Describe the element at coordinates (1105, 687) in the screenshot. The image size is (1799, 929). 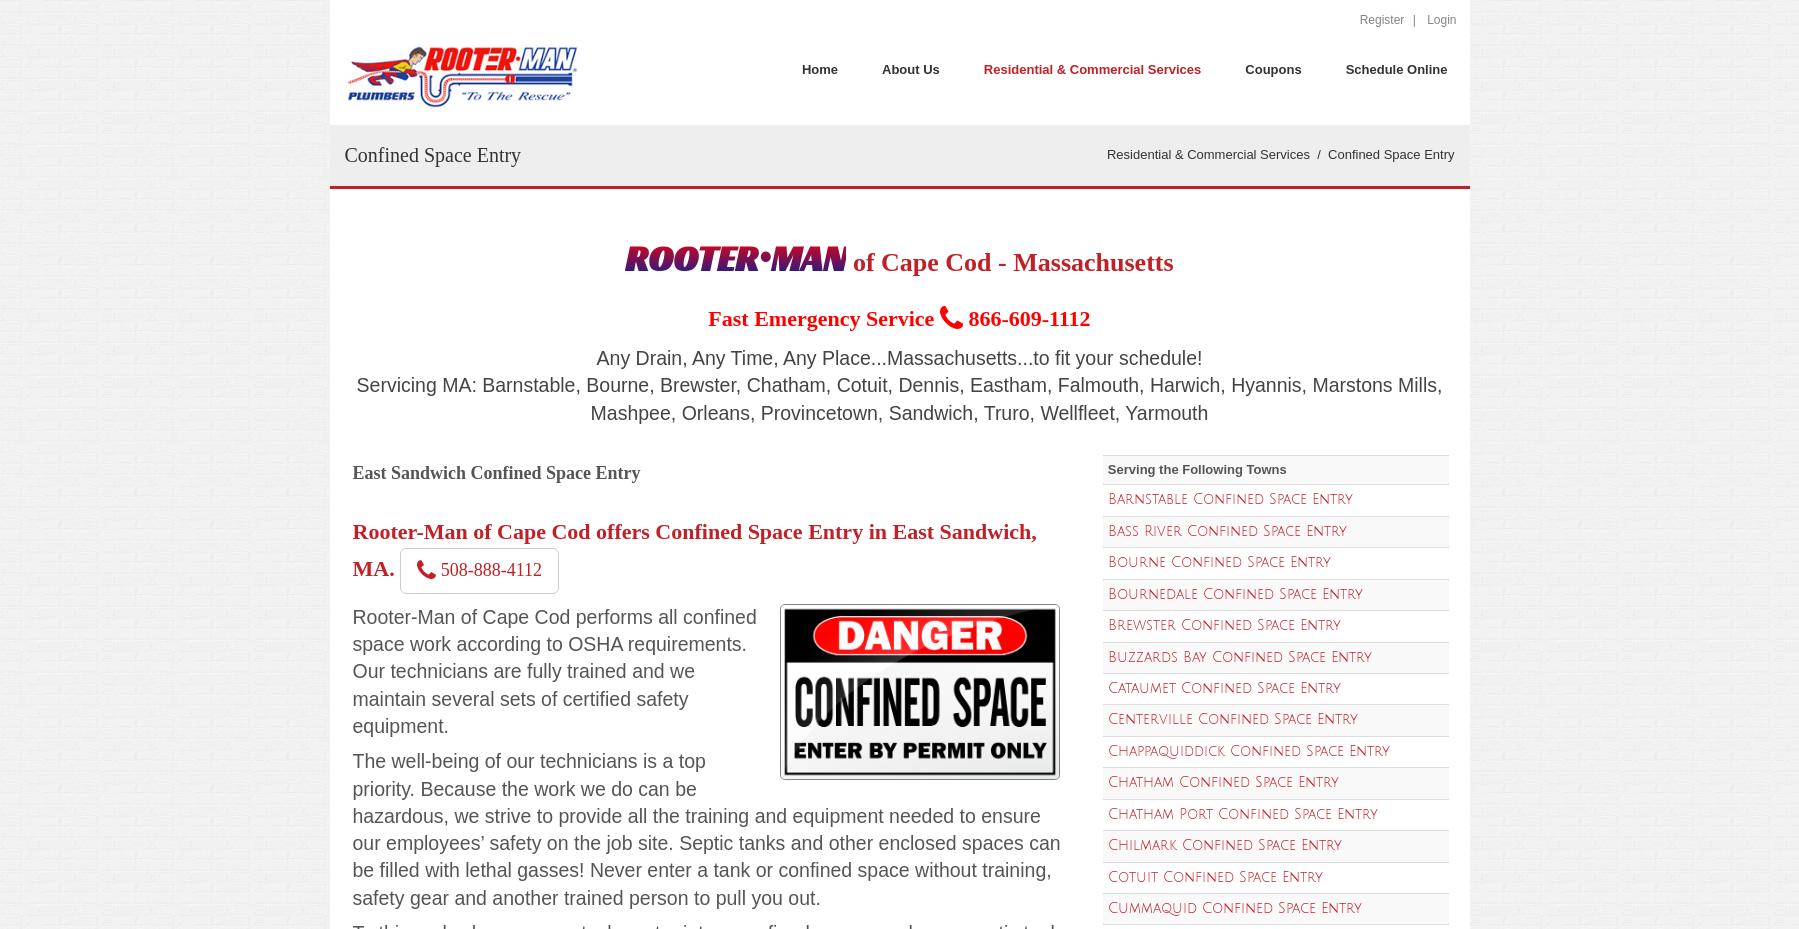
I see `'Cataumet Confined Space Entry'` at that location.